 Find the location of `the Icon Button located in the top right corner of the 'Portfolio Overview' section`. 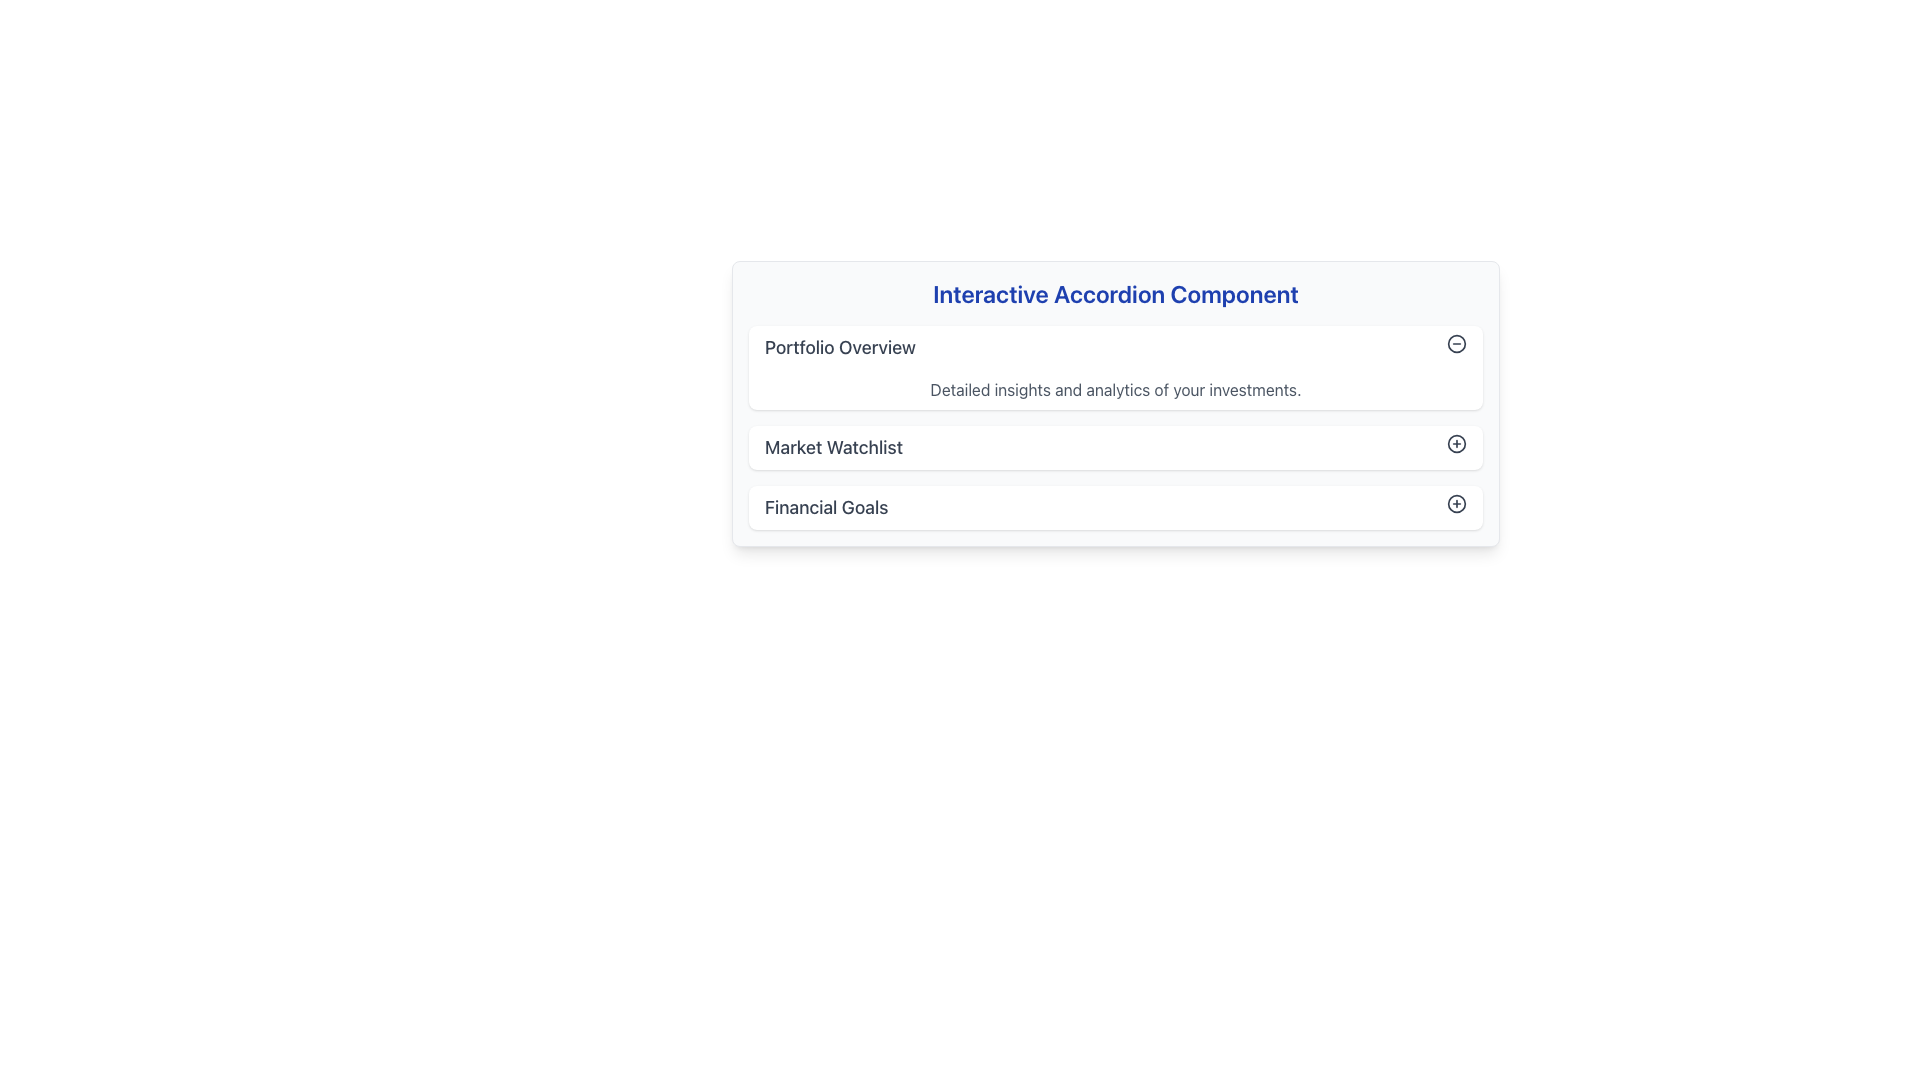

the Icon Button located in the top right corner of the 'Portfolio Overview' section is located at coordinates (1457, 342).